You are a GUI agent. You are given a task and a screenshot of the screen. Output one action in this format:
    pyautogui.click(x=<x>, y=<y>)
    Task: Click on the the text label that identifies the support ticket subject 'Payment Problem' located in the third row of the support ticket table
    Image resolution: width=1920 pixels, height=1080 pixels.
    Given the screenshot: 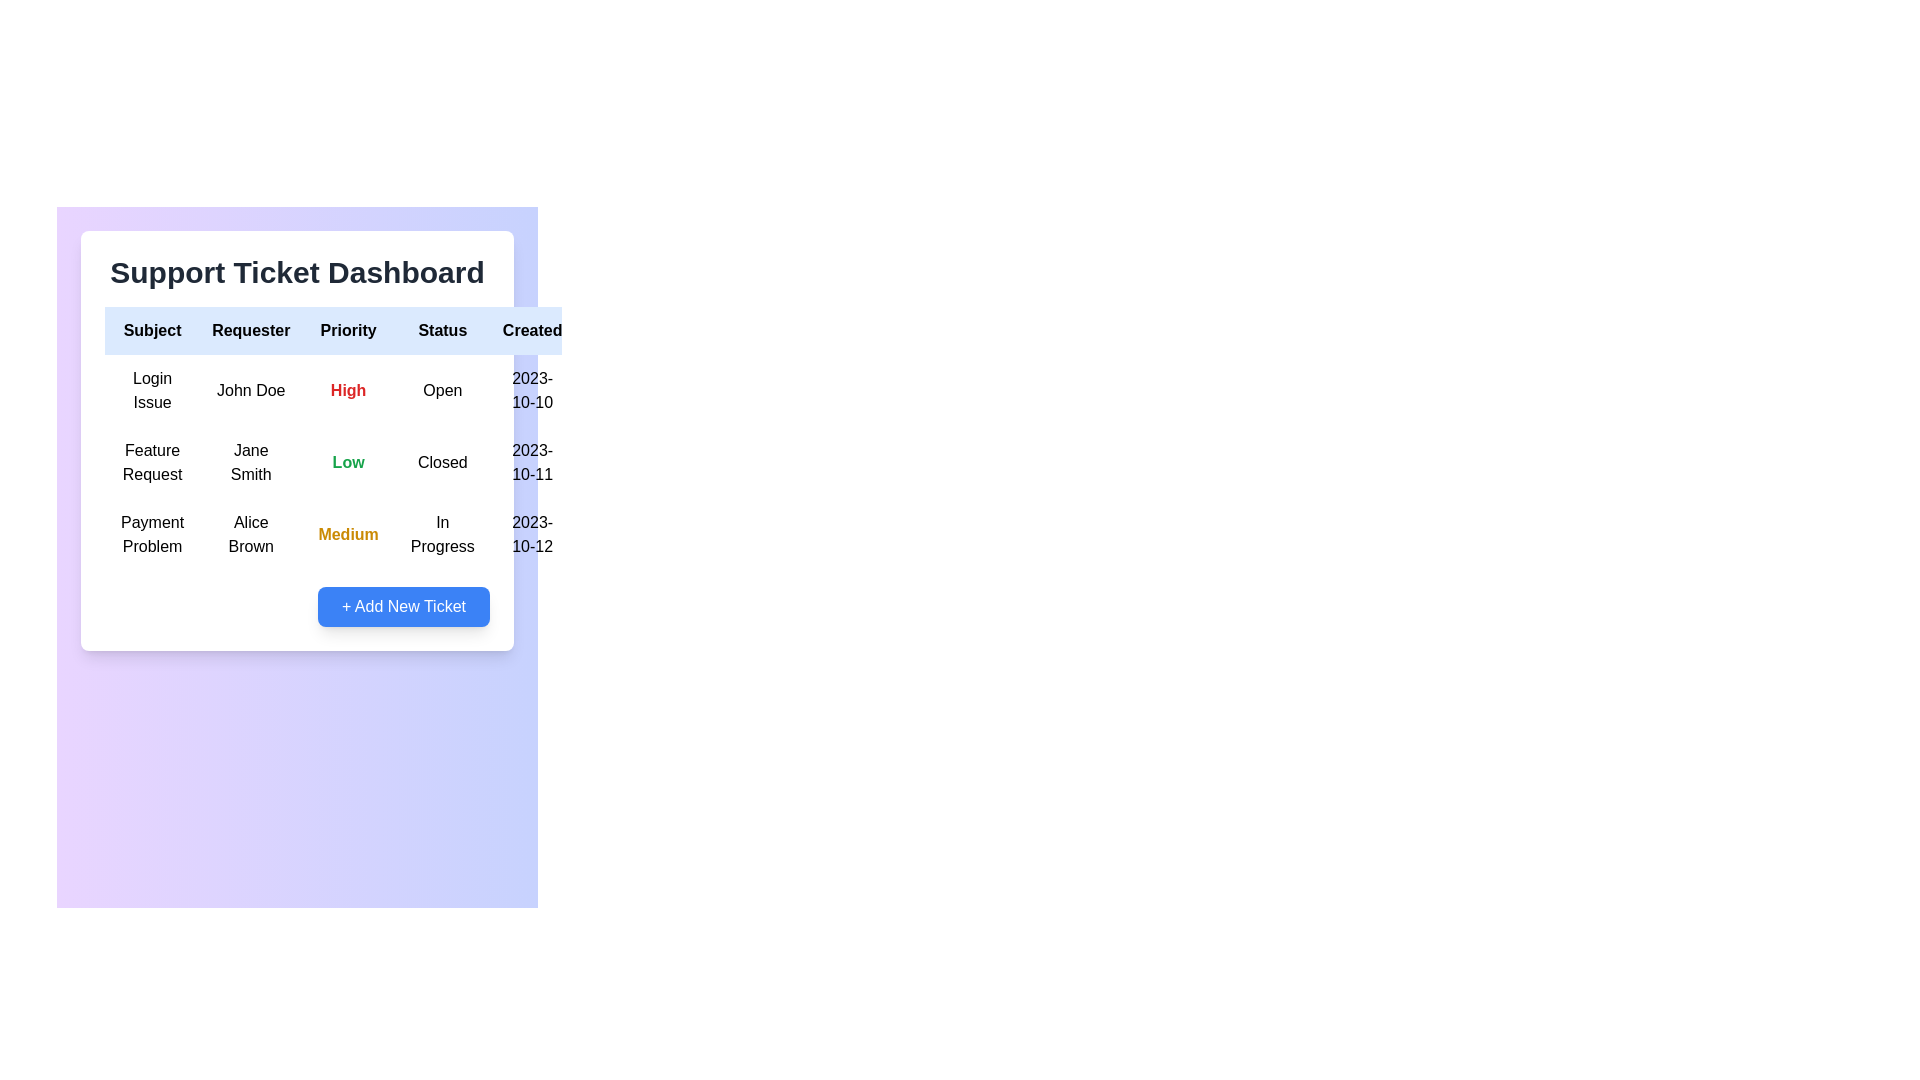 What is the action you would take?
    pyautogui.click(x=151, y=534)
    